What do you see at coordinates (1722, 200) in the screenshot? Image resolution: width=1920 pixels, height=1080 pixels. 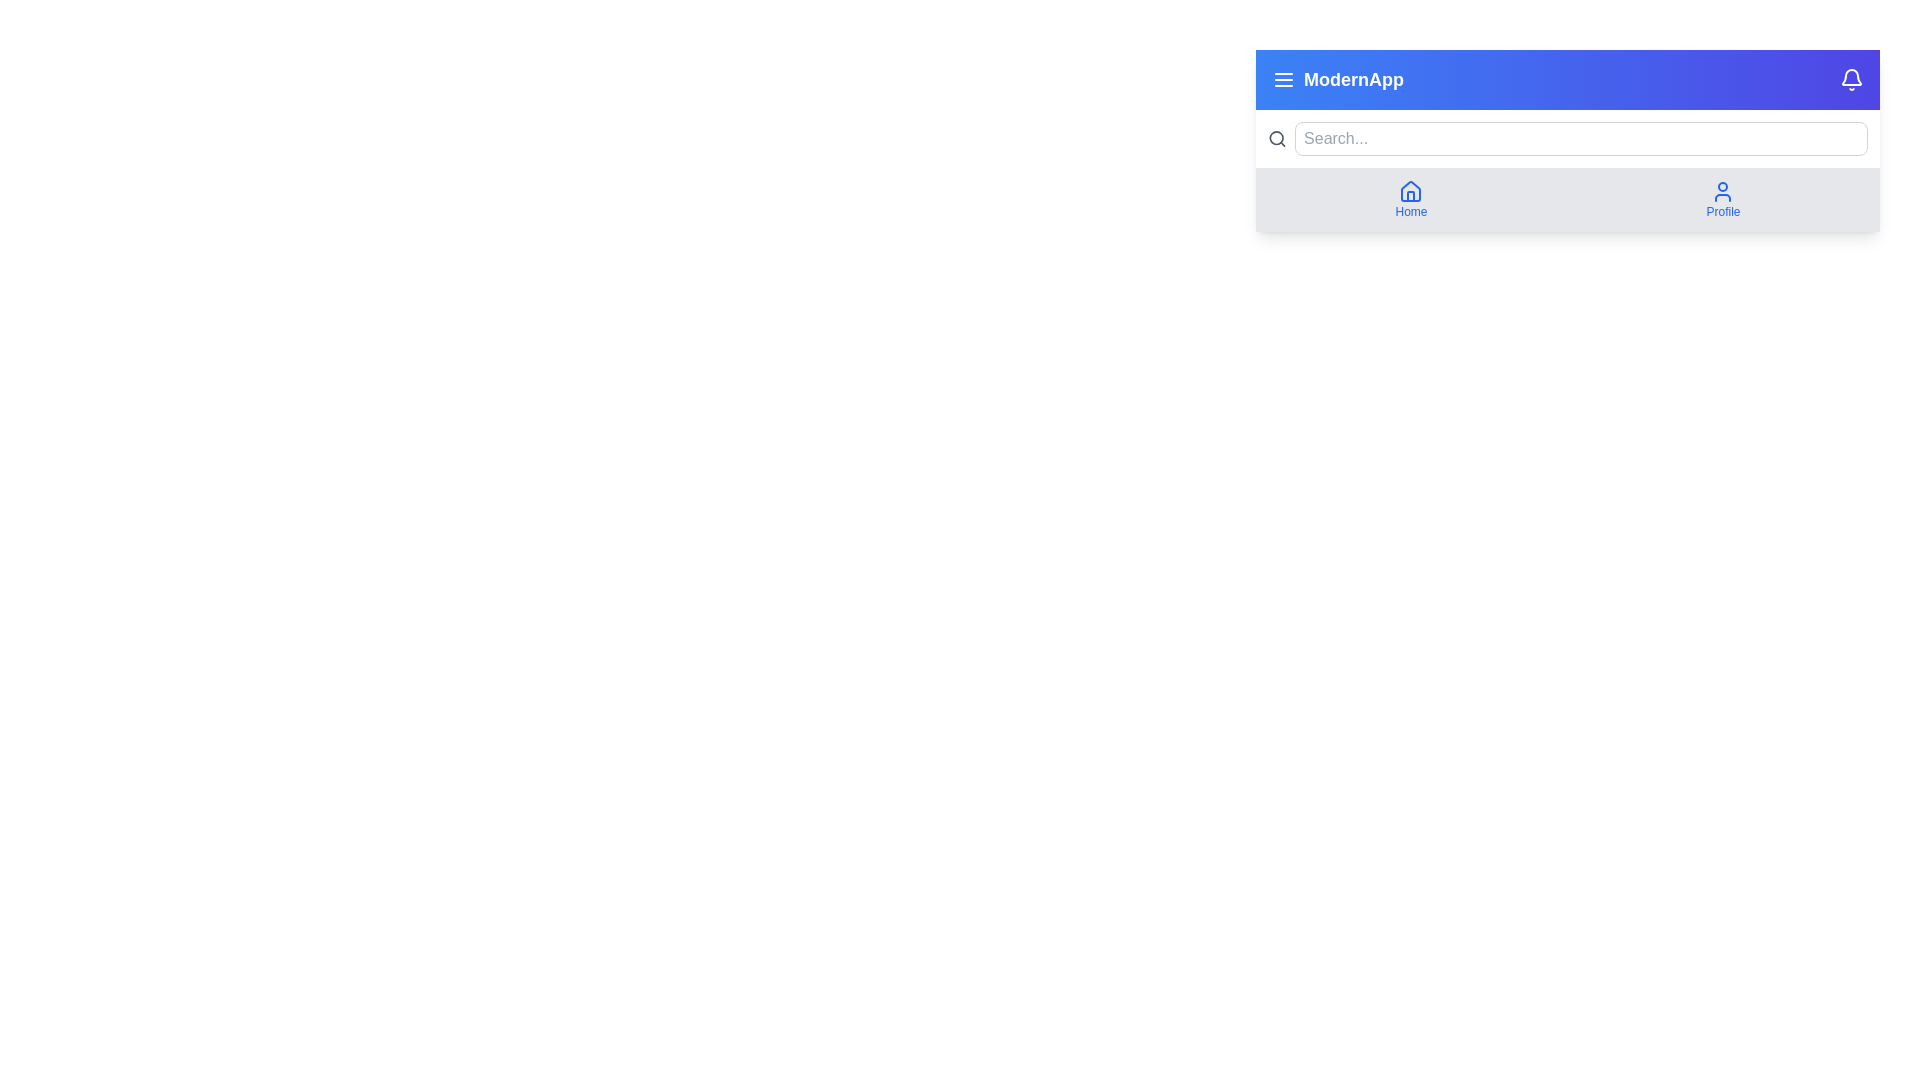 I see `the button located in the bottom-right section of the gray bar` at bounding box center [1722, 200].